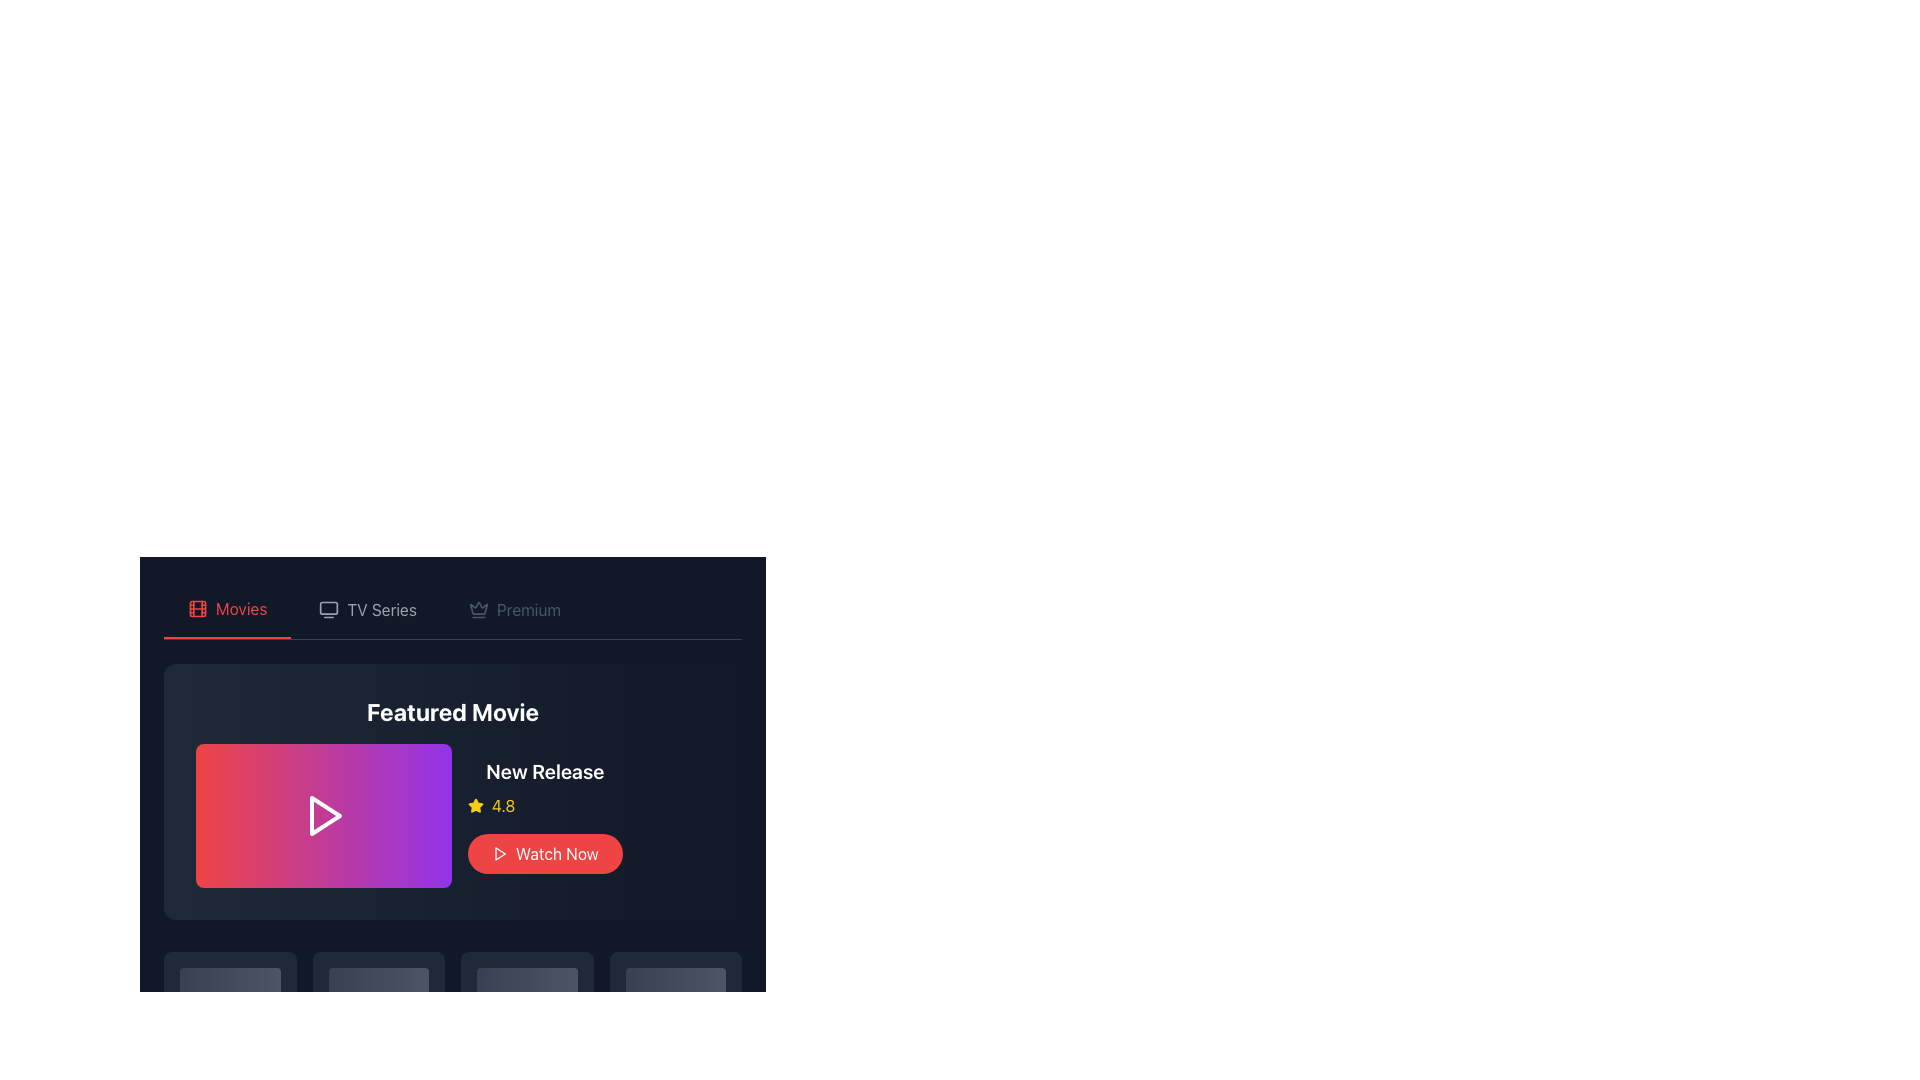  I want to click on the play button, so click(324, 816).